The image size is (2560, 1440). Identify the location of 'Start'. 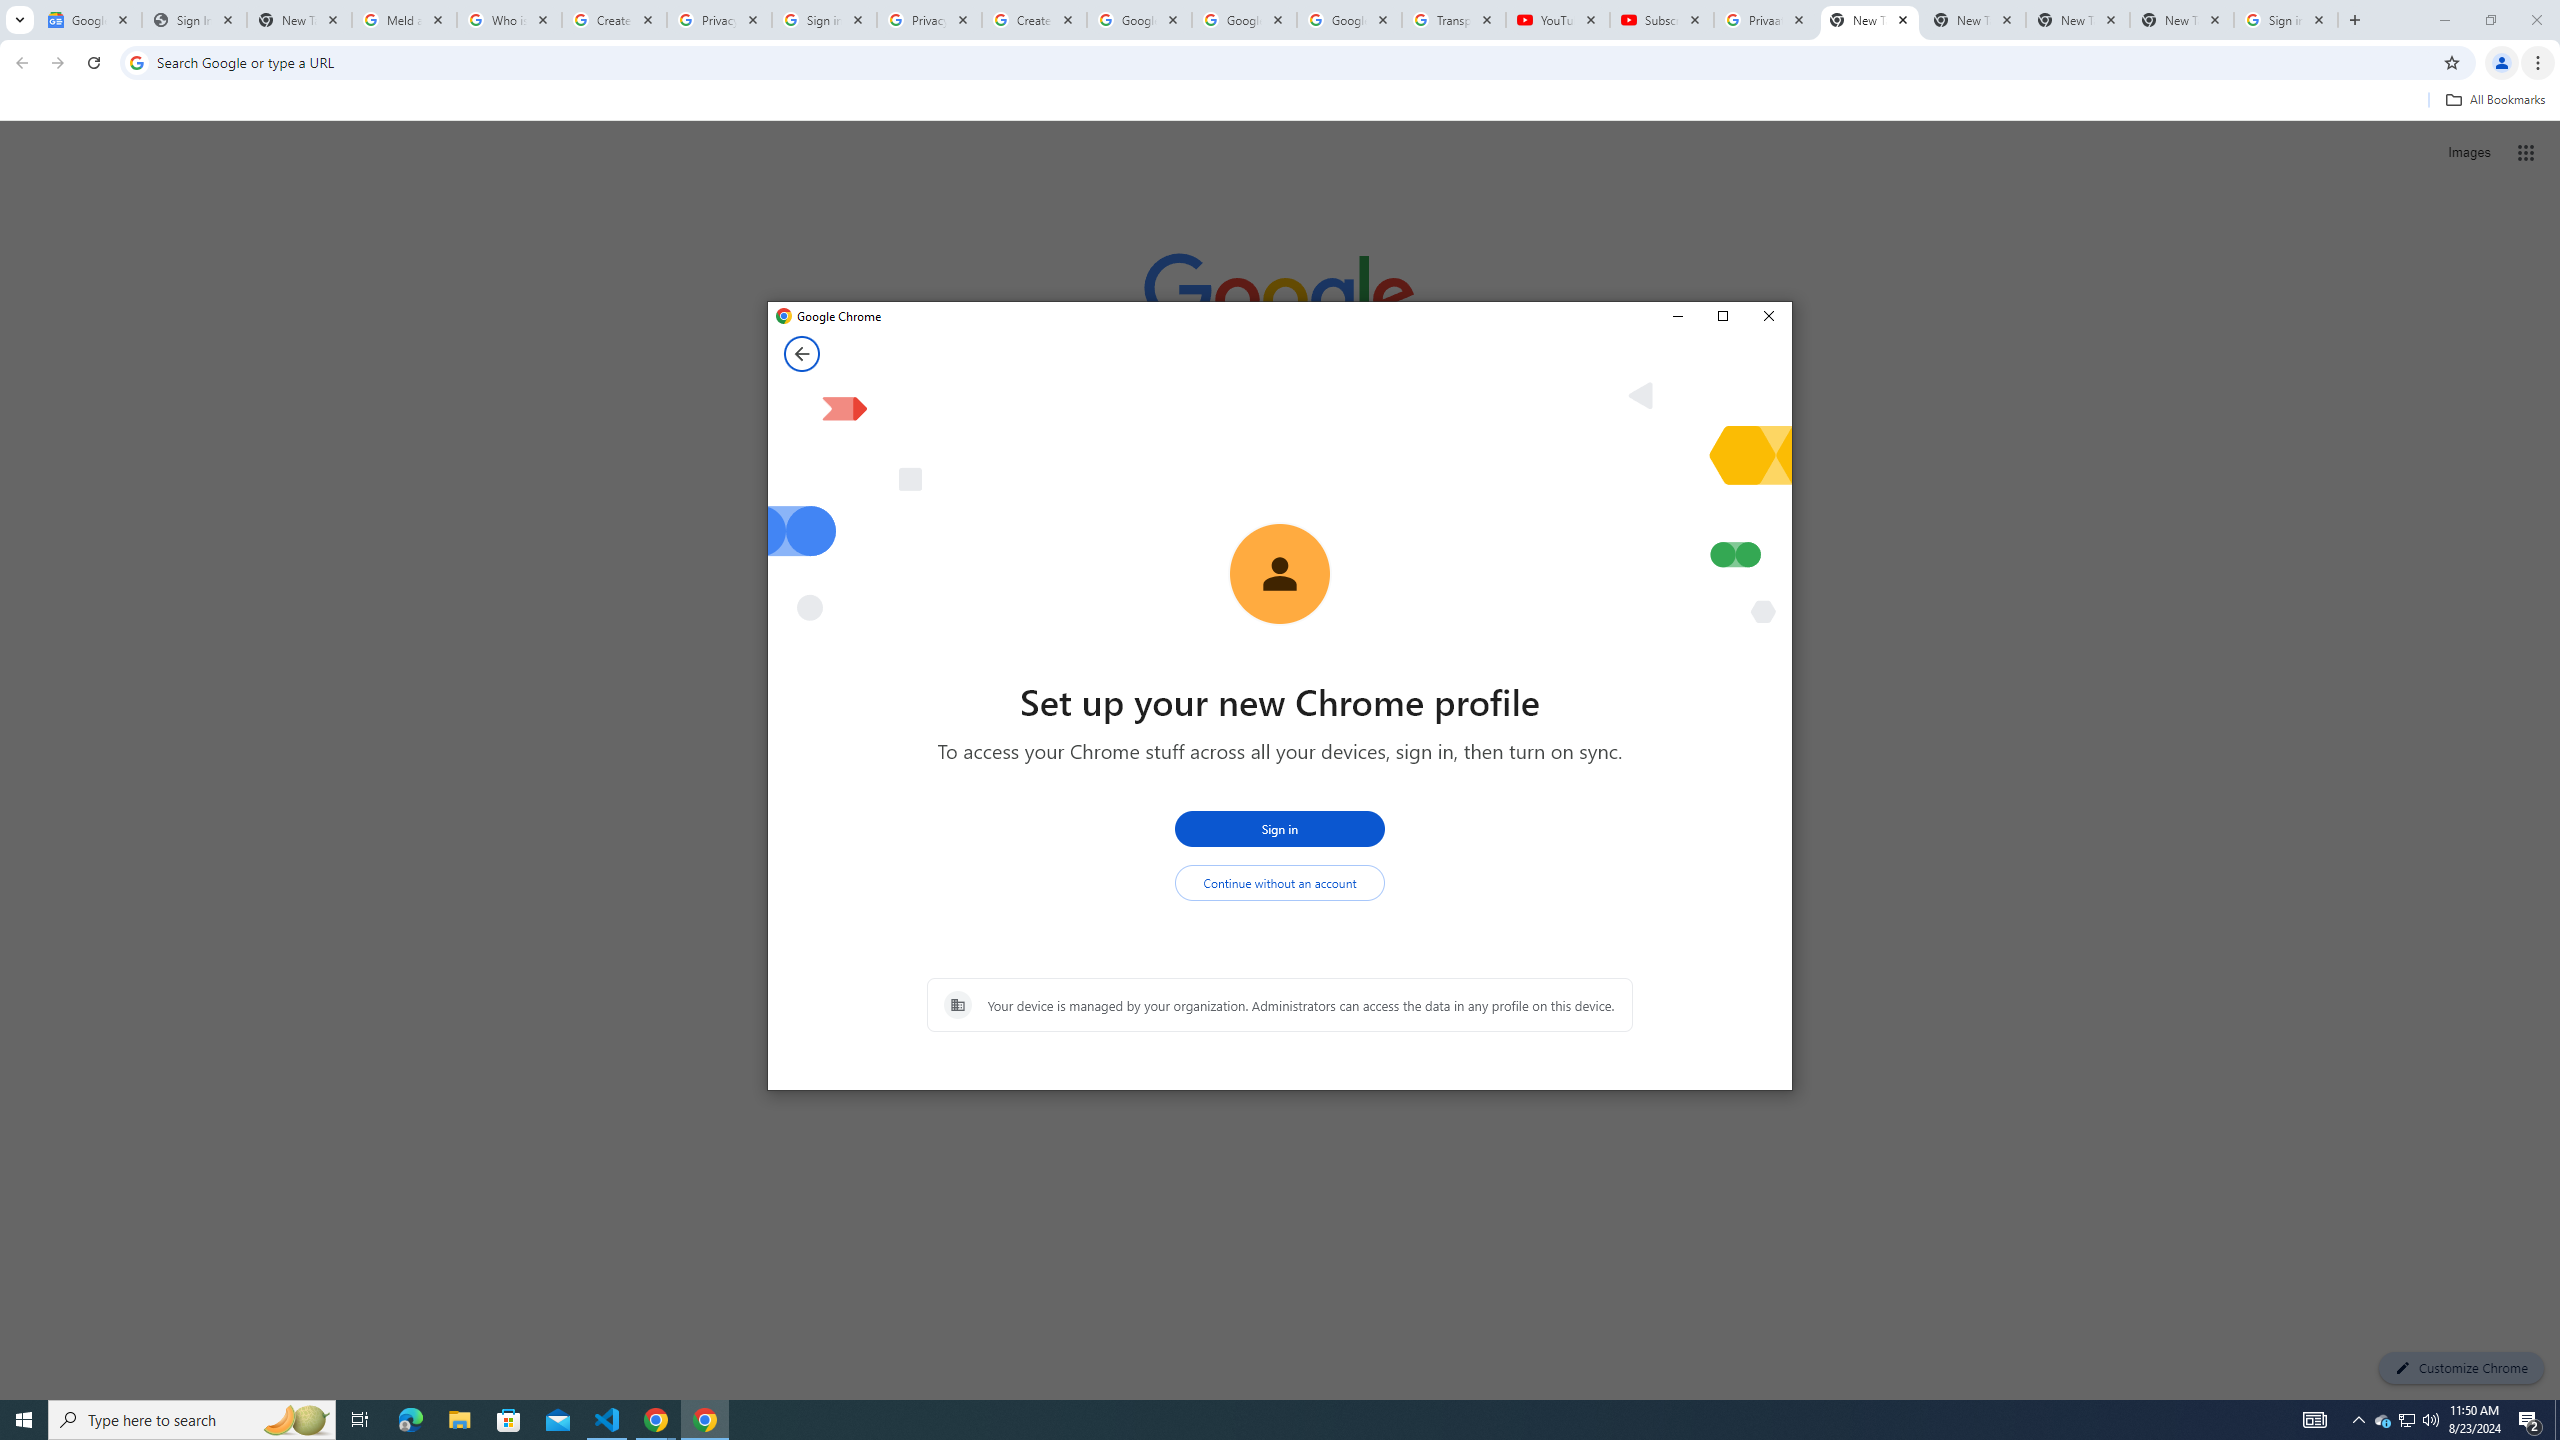
(24, 1418).